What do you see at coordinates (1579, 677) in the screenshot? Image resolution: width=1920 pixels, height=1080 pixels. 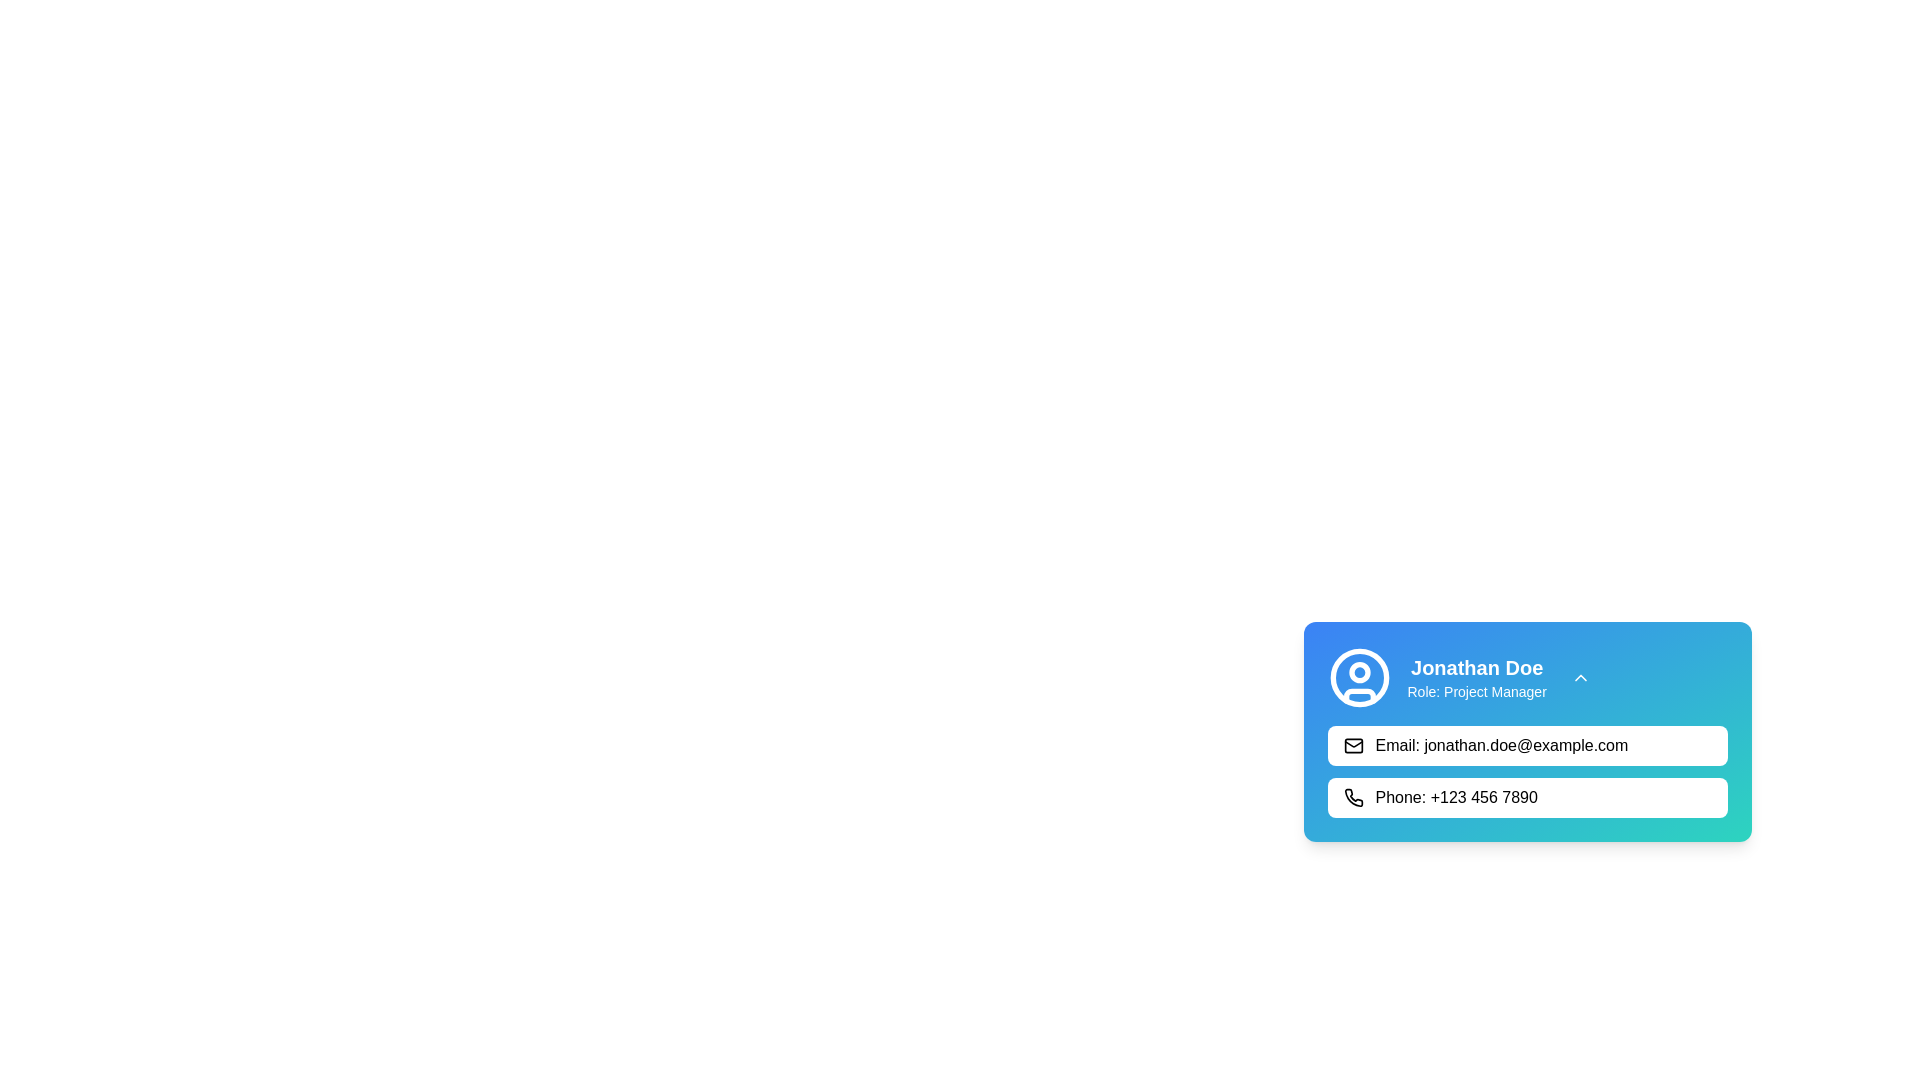 I see `the downward-pointing chevron icon located in the upper-right edge of the profile card header to receive potential feedback` at bounding box center [1579, 677].